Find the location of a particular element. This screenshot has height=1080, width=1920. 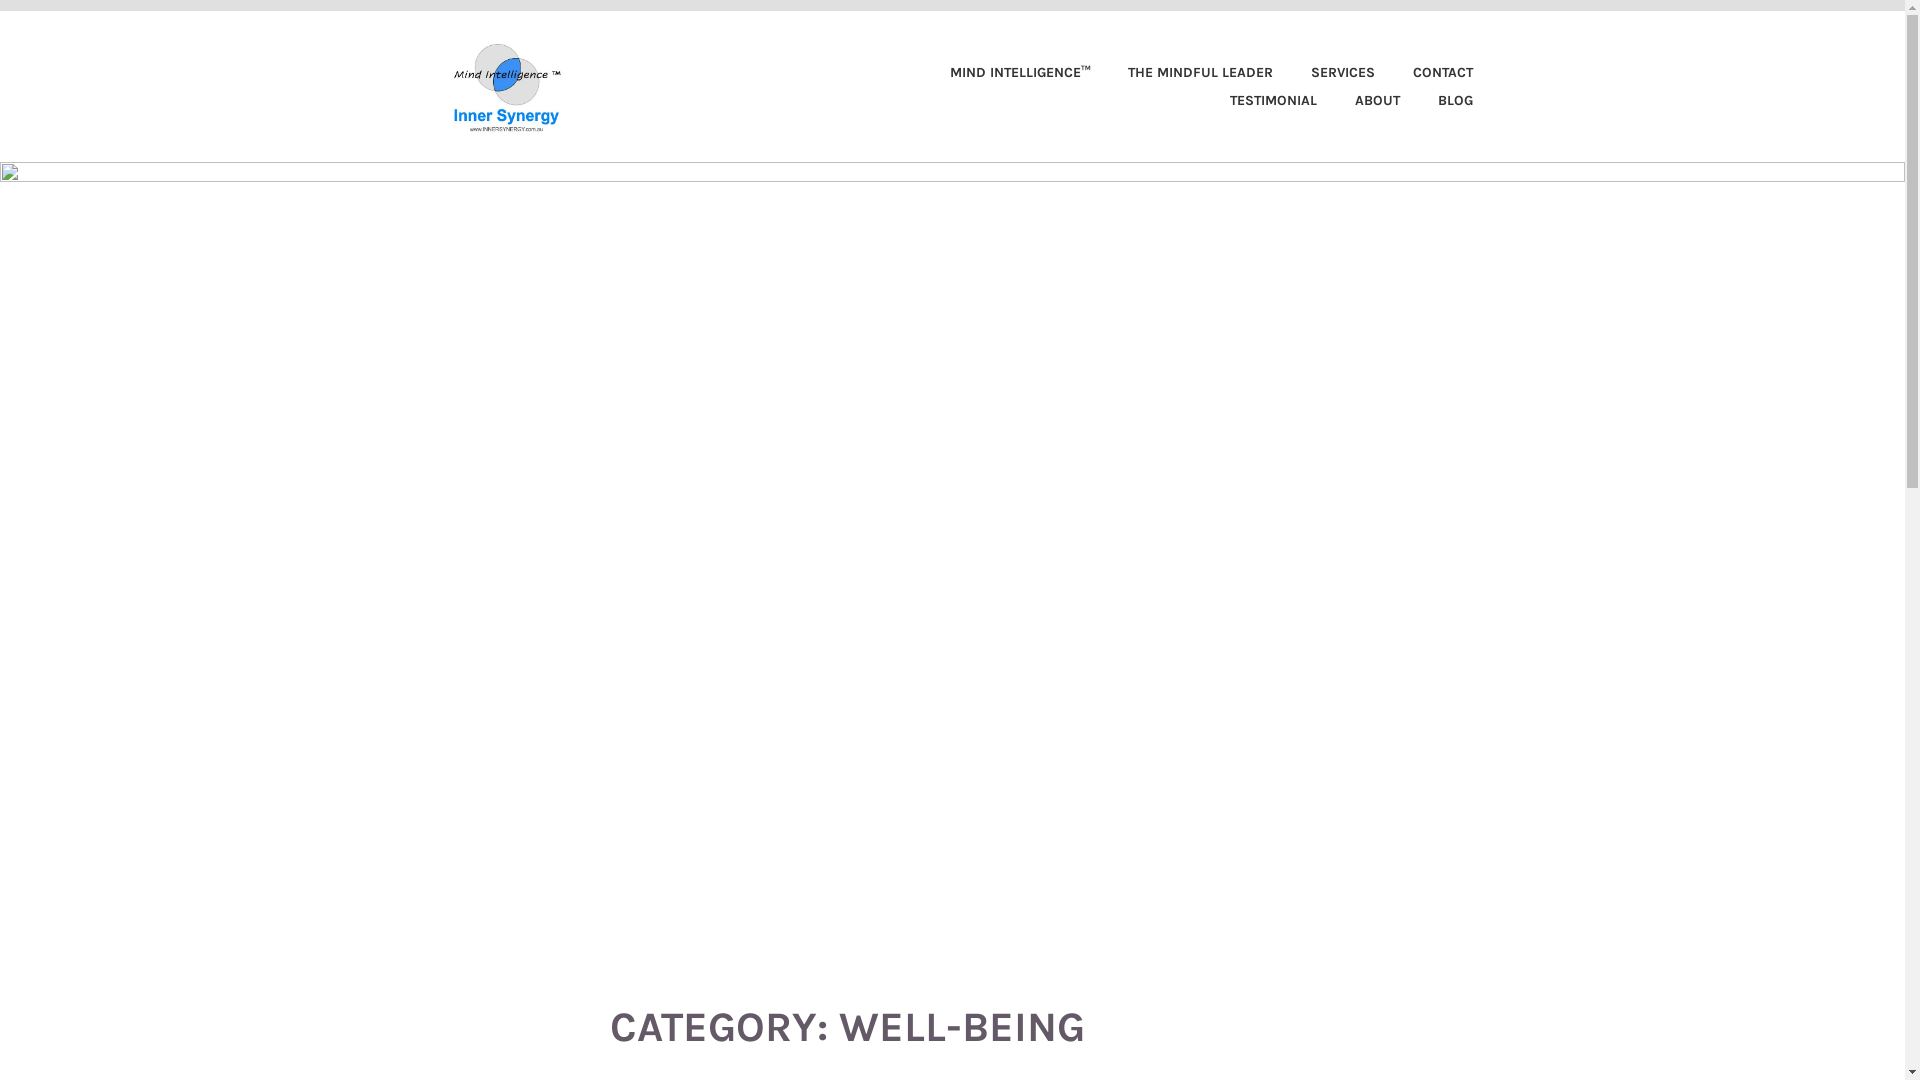

'SERVICES' is located at coordinates (1325, 72).